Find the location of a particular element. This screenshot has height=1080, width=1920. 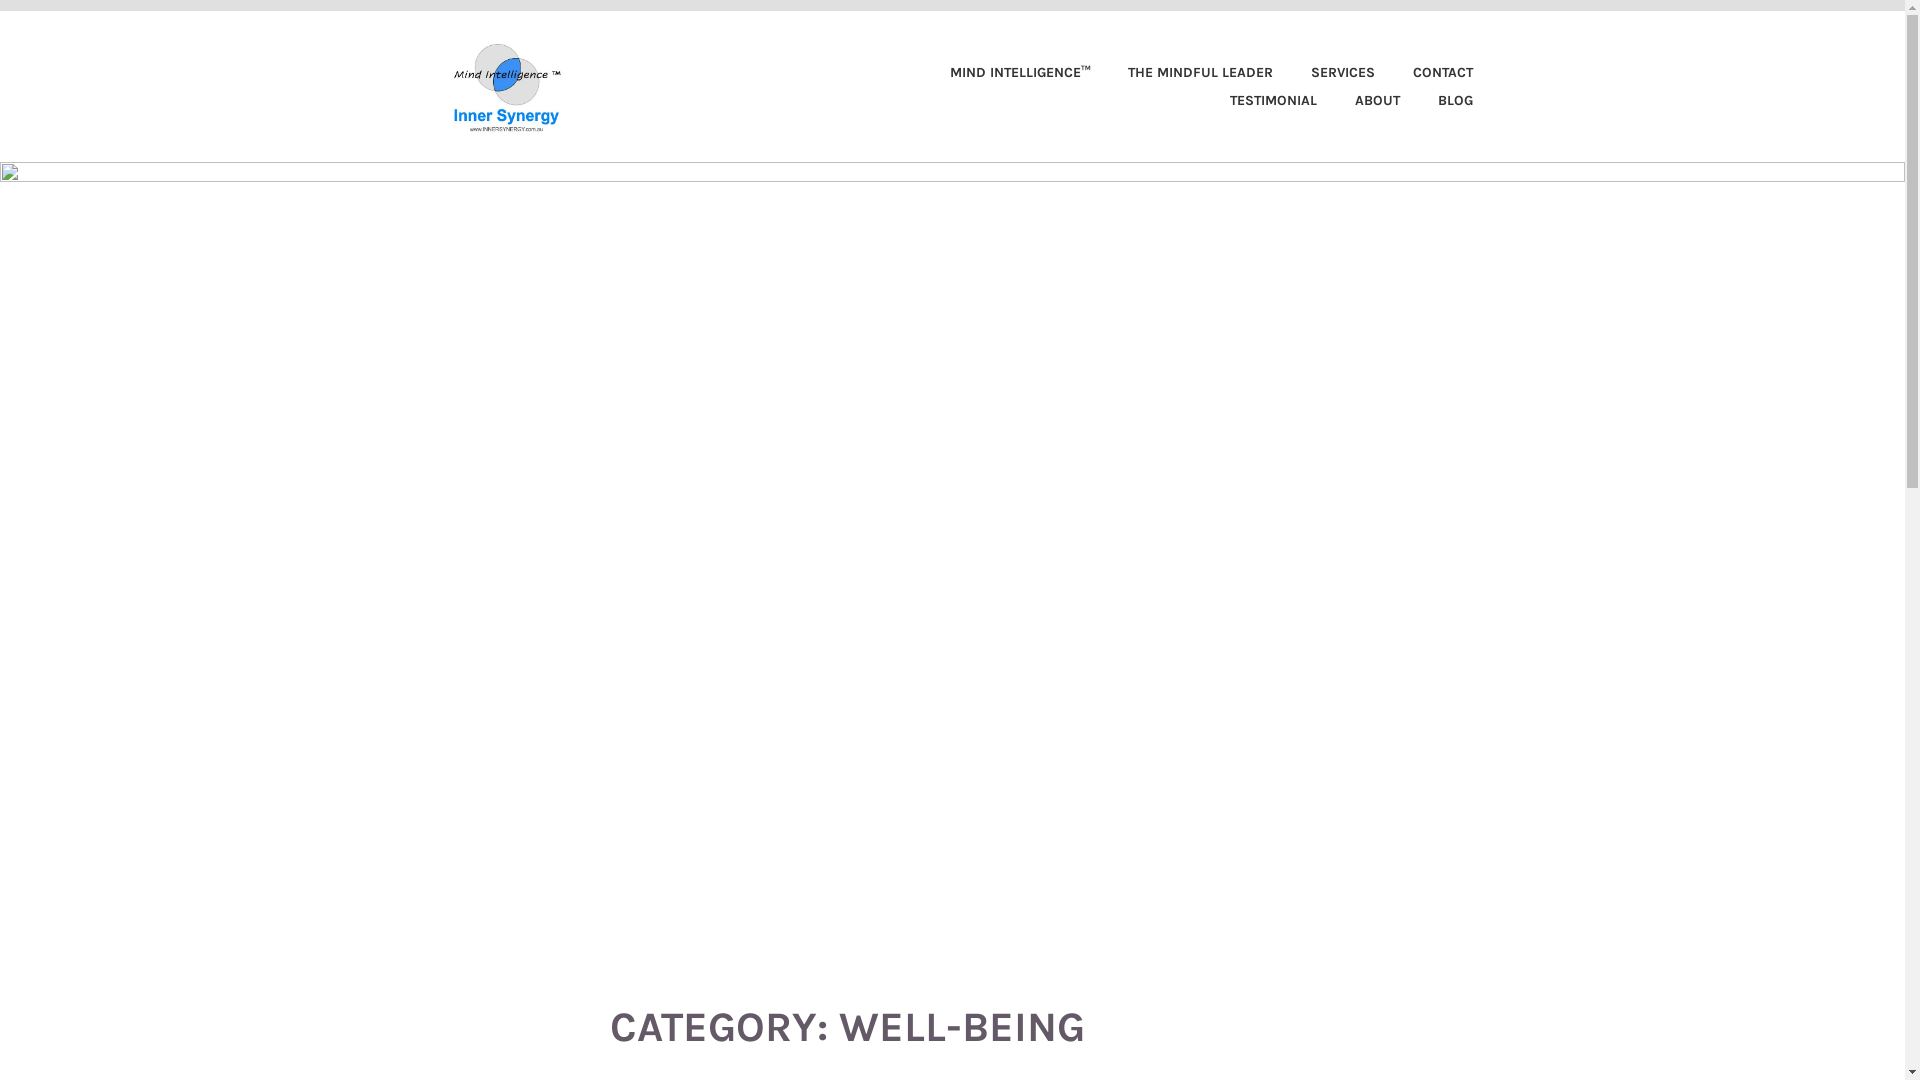

'SERVICES' is located at coordinates (1325, 72).